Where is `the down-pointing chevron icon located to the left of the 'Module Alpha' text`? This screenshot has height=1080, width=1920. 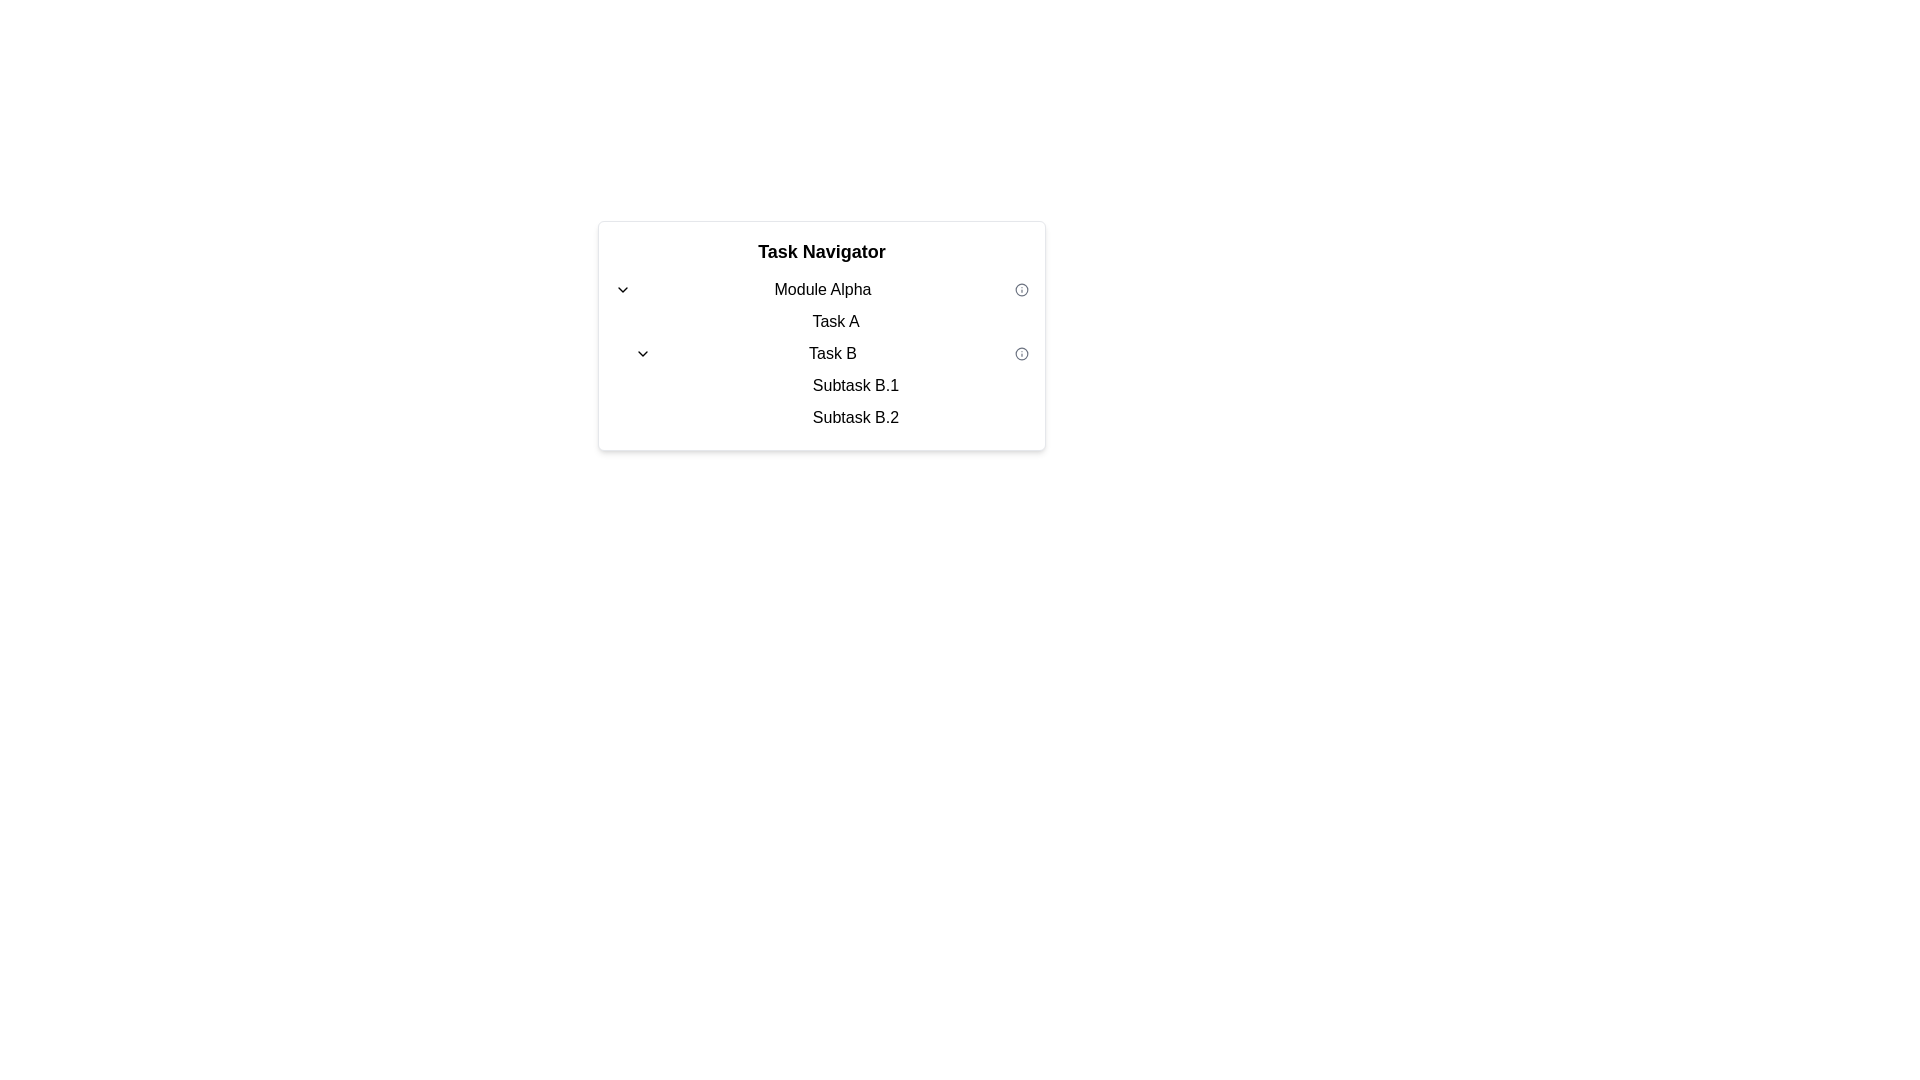
the down-pointing chevron icon located to the left of the 'Module Alpha' text is located at coordinates (622, 289).